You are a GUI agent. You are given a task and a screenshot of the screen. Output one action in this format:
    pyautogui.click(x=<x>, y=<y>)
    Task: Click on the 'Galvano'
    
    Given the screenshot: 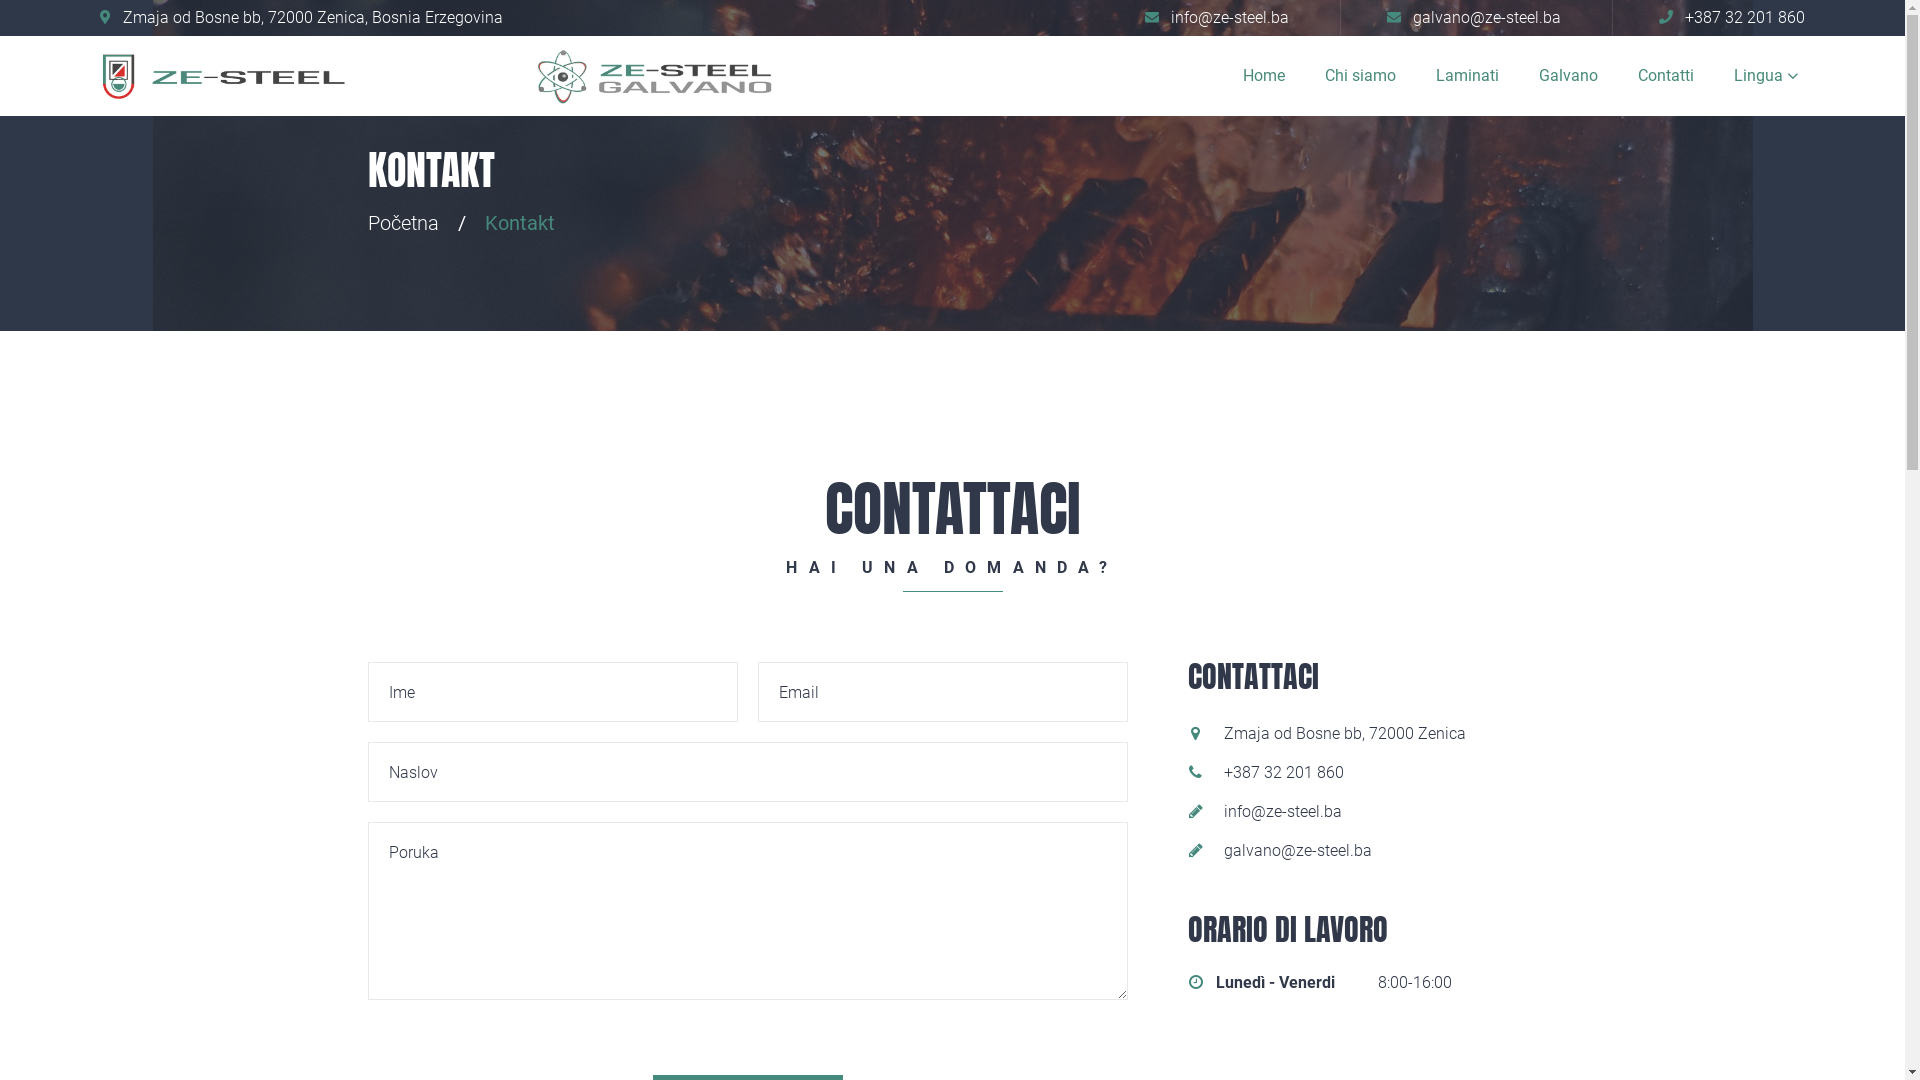 What is the action you would take?
    pyautogui.click(x=1567, y=75)
    